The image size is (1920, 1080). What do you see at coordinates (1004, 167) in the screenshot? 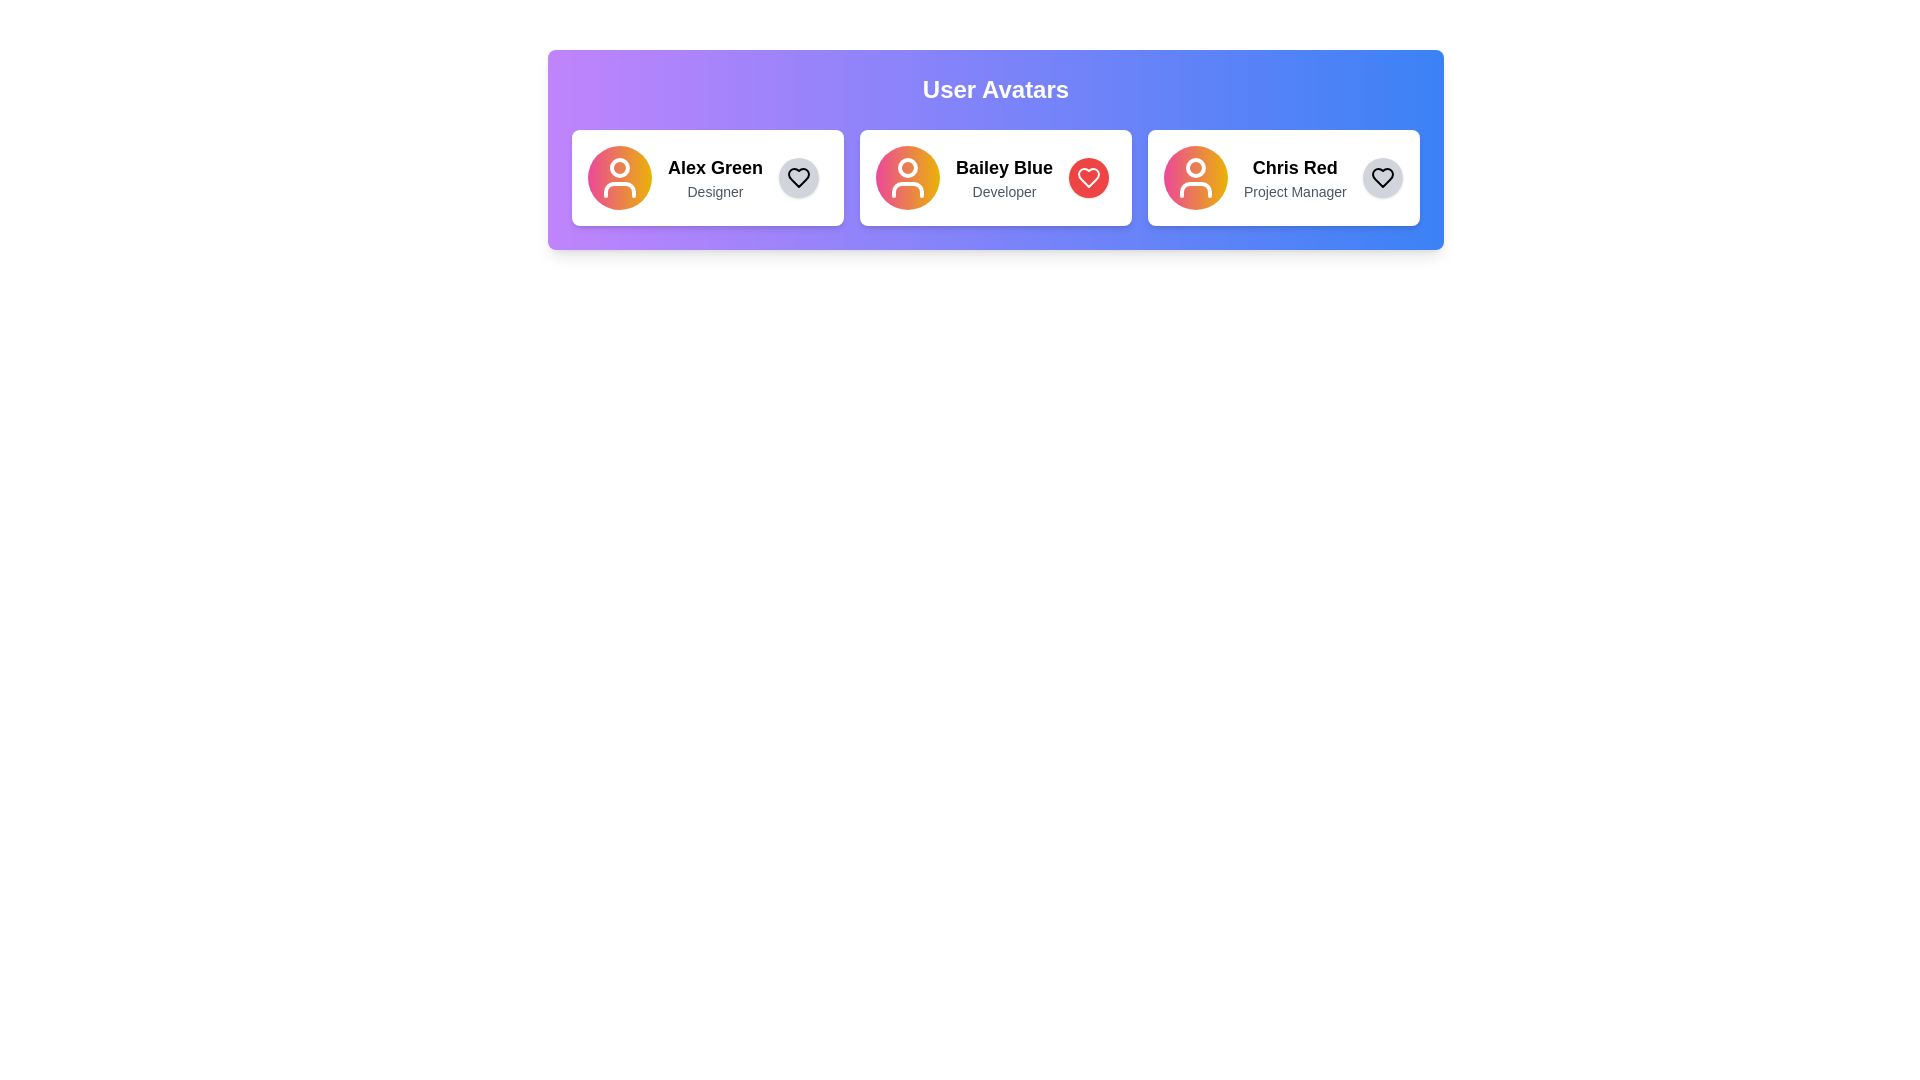
I see `bold text label displaying 'Bailey Blue' located at the center of the middle user card, above the descriptive text 'Developer'` at bounding box center [1004, 167].